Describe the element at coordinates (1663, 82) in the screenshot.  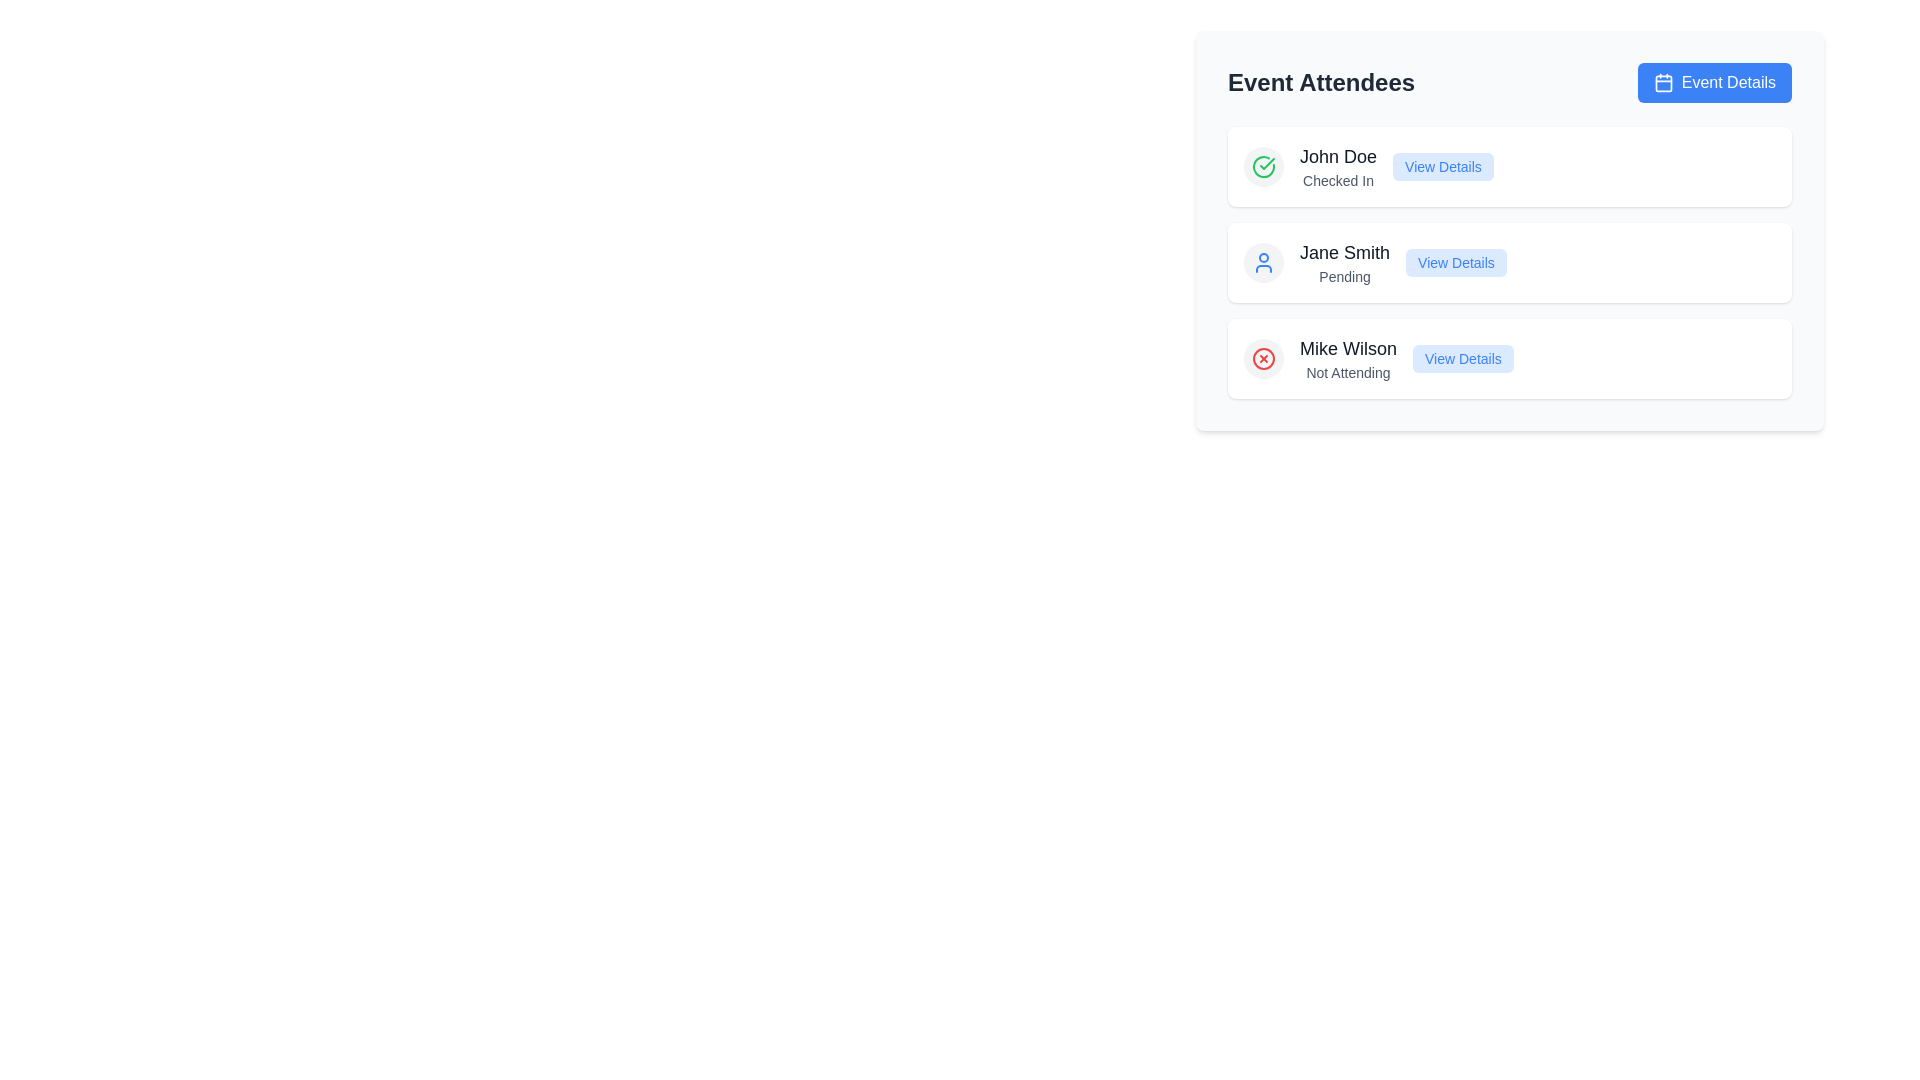
I see `the central rectangle of the calendar icon, which is part of a blue button labeled 'Event Details'` at that location.